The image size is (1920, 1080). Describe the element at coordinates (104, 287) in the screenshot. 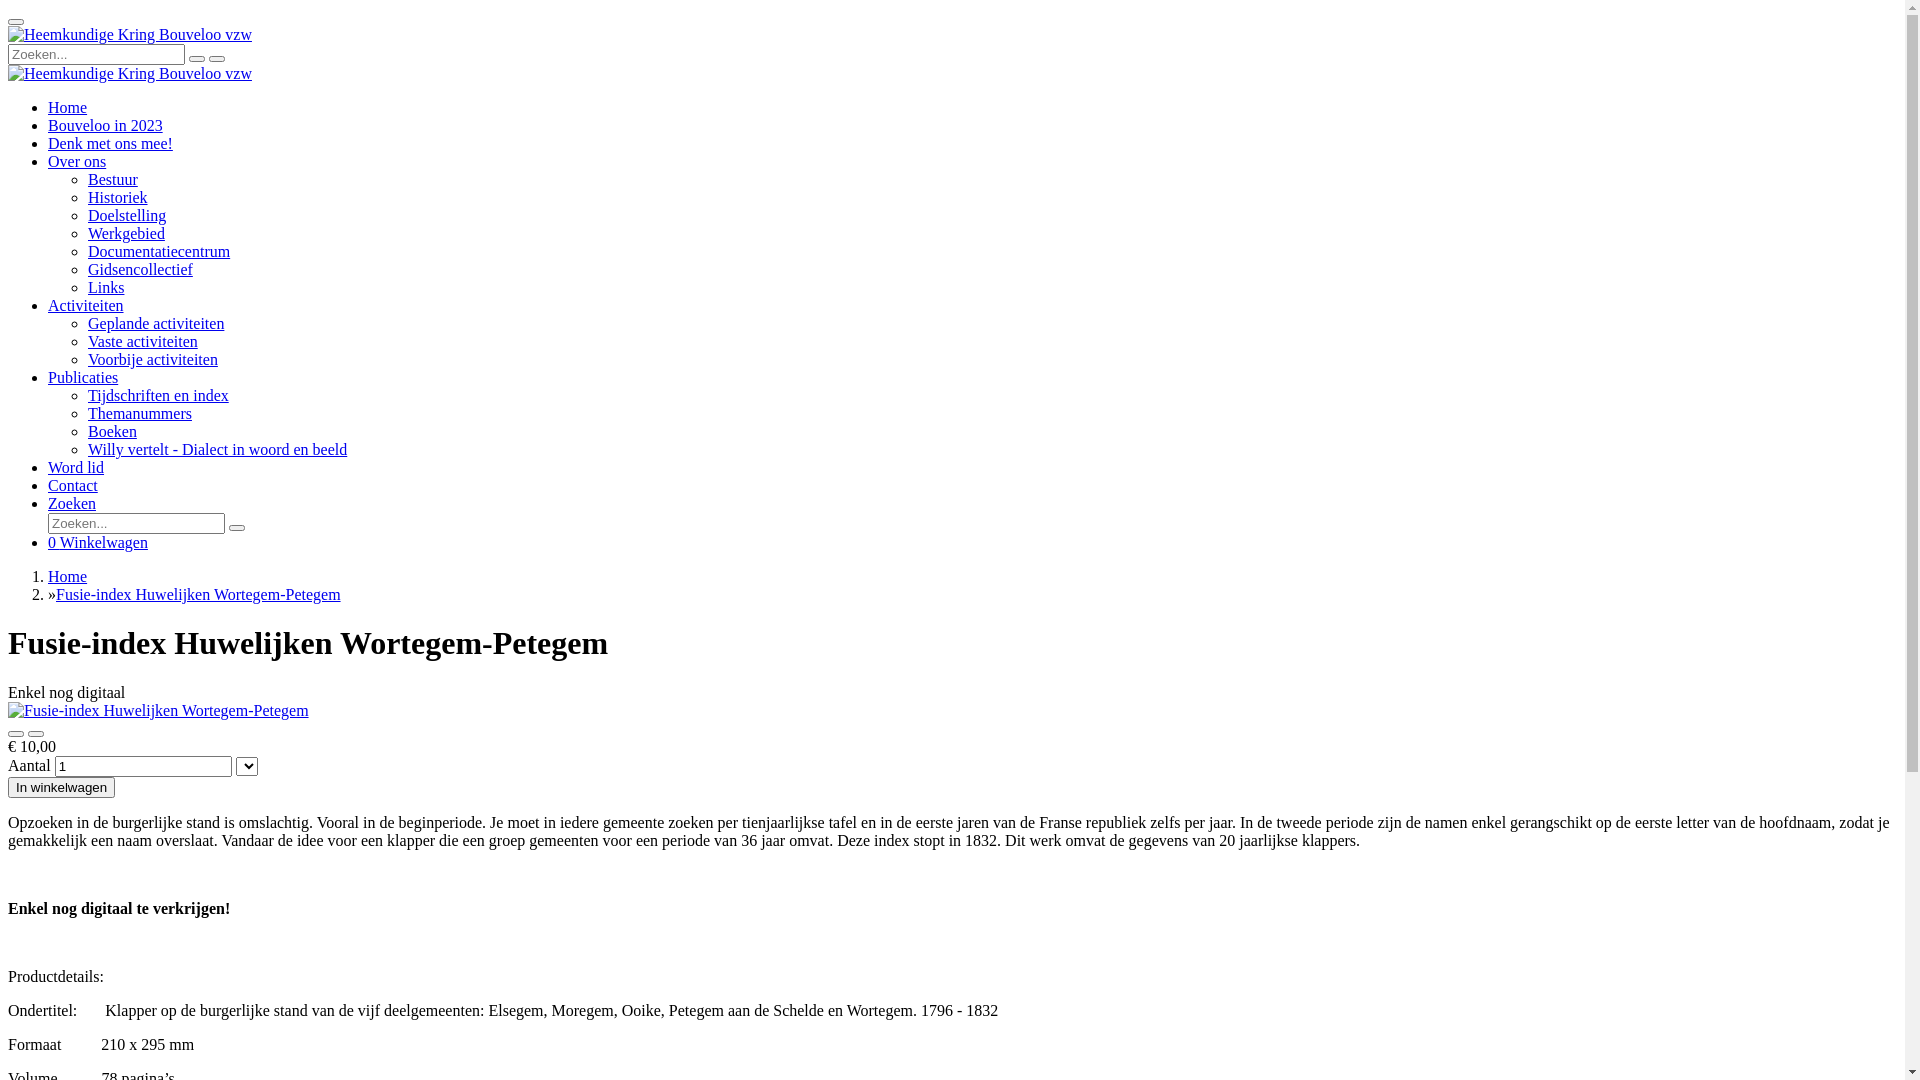

I see `'Links'` at that location.